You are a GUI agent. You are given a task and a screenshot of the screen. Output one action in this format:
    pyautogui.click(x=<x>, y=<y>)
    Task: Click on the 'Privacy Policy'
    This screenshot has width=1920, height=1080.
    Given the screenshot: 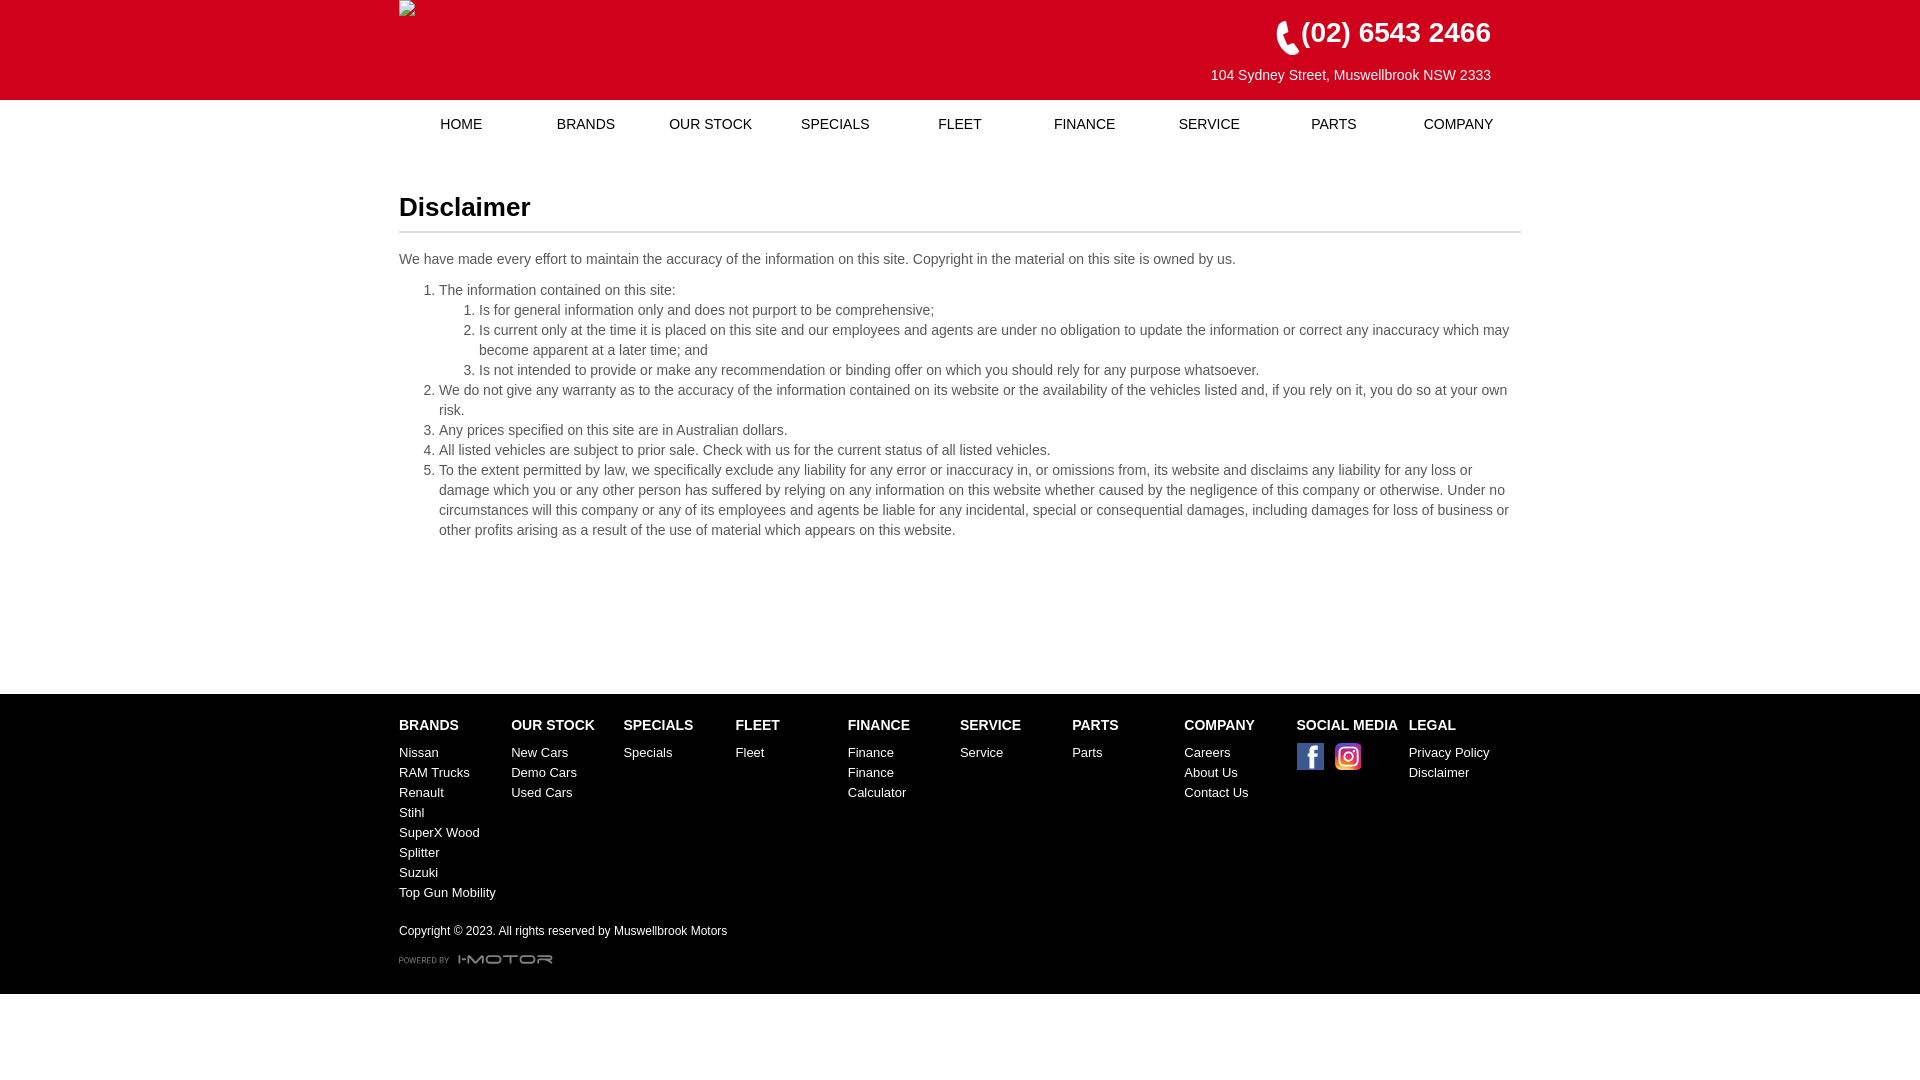 What is the action you would take?
    pyautogui.click(x=1460, y=752)
    